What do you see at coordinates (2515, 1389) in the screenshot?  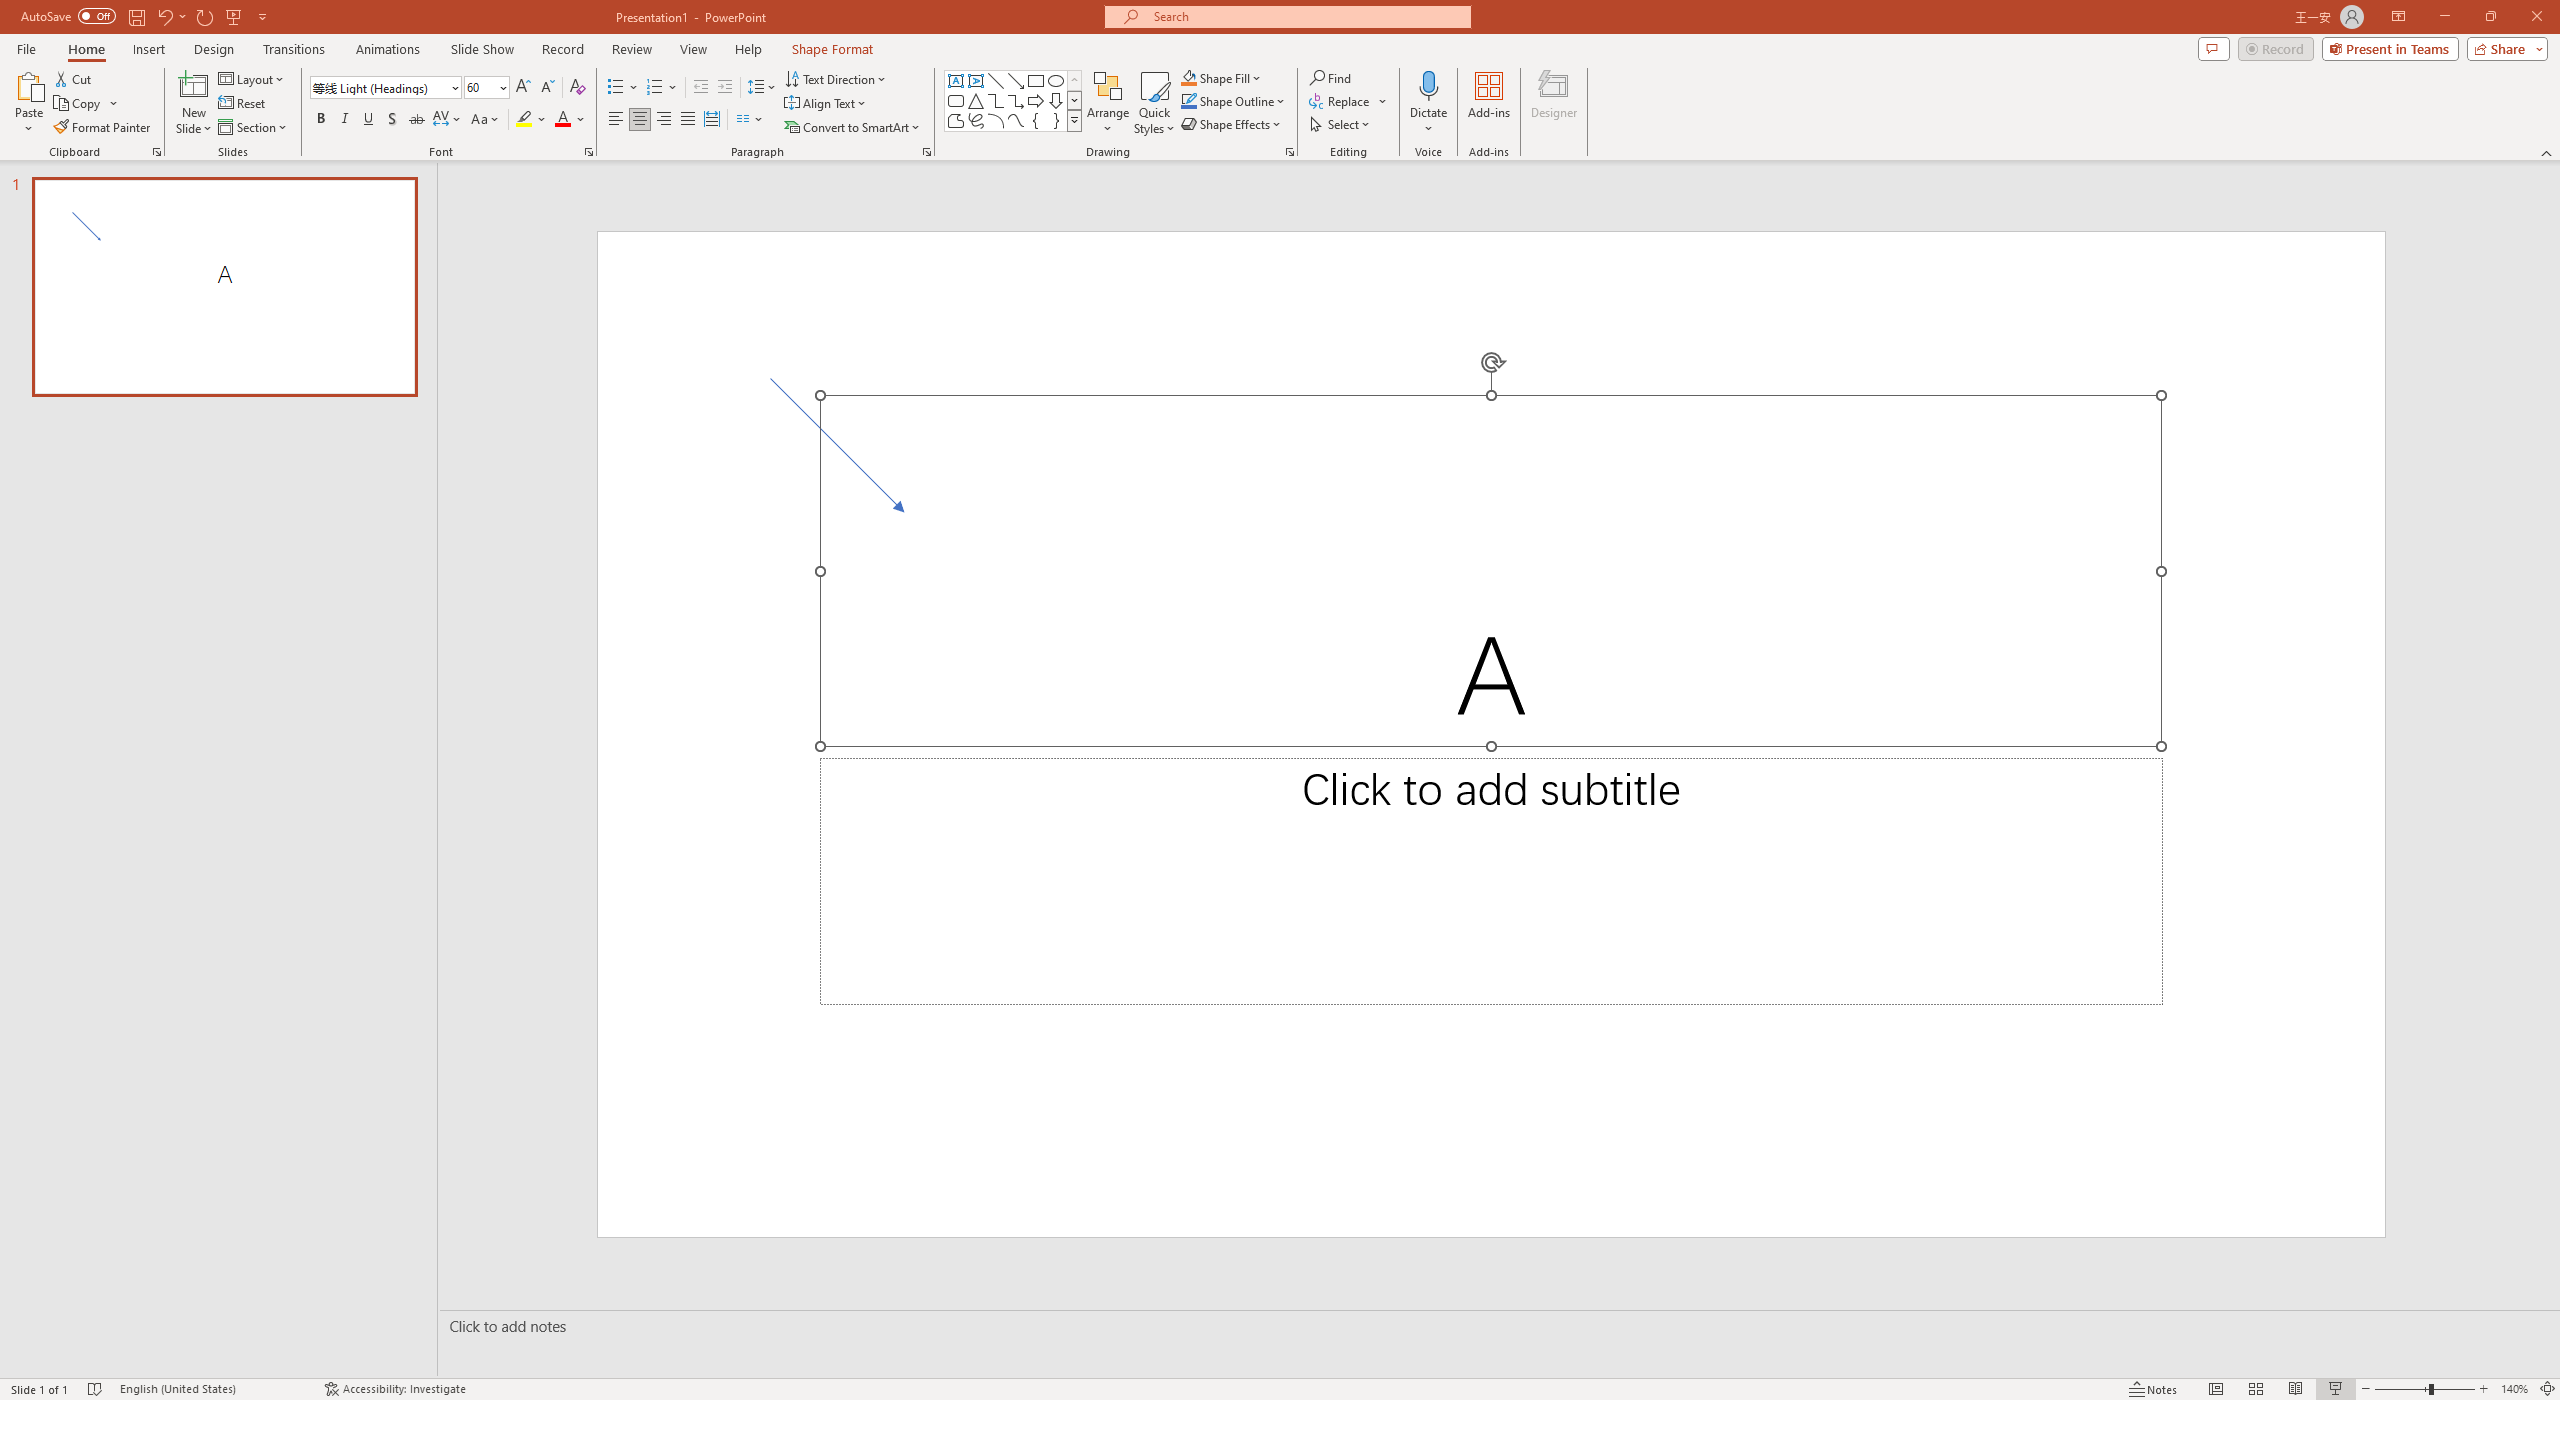 I see `'Zoom 140%'` at bounding box center [2515, 1389].